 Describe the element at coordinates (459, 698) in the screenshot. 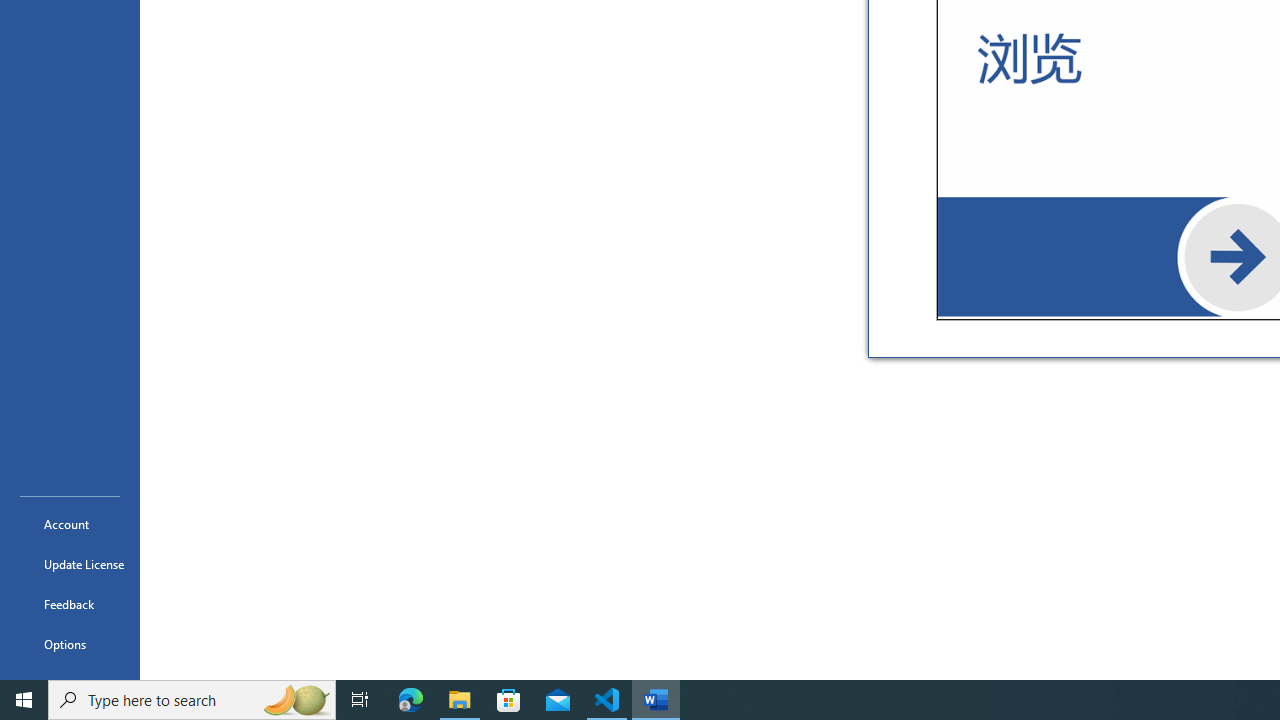

I see `'File Explorer - 1 running window'` at that location.